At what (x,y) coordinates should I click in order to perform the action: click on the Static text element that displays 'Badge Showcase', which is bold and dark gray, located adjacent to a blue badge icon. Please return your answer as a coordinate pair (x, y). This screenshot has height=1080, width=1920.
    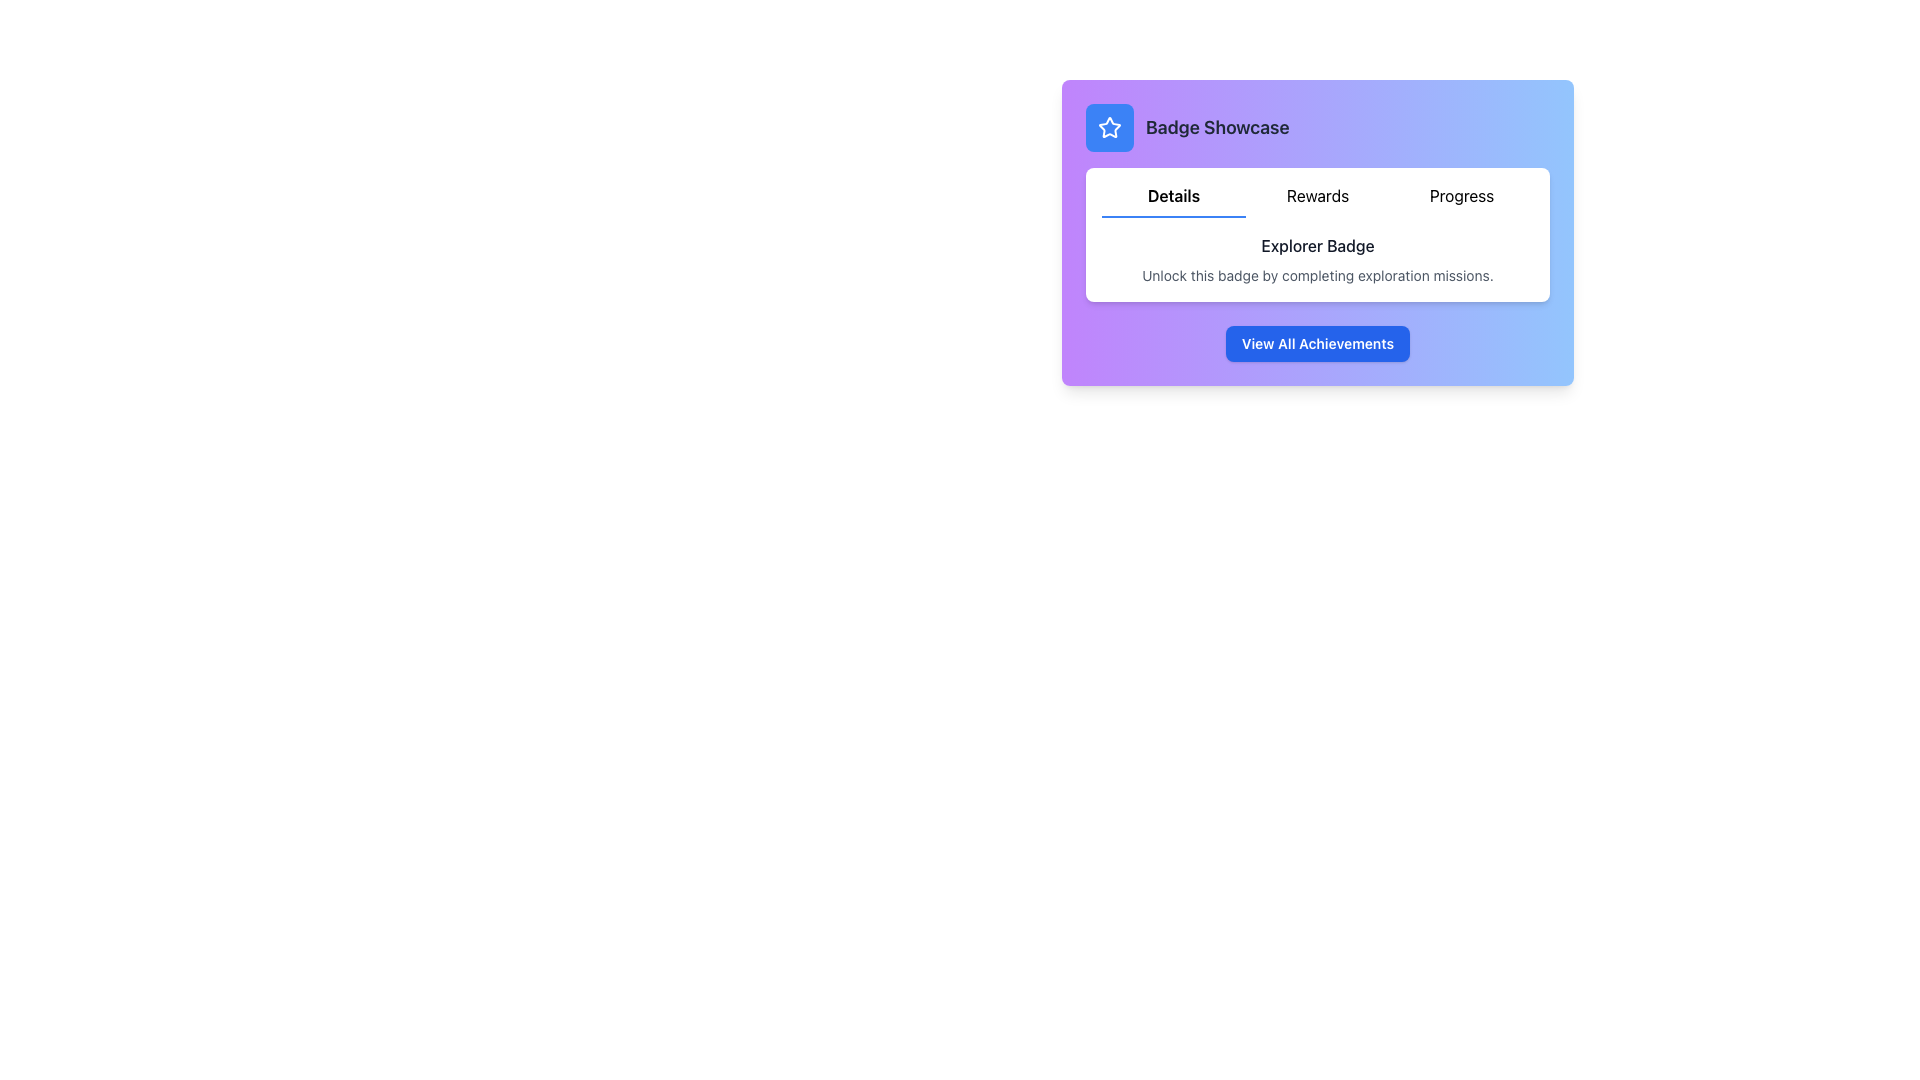
    Looking at the image, I should click on (1216, 127).